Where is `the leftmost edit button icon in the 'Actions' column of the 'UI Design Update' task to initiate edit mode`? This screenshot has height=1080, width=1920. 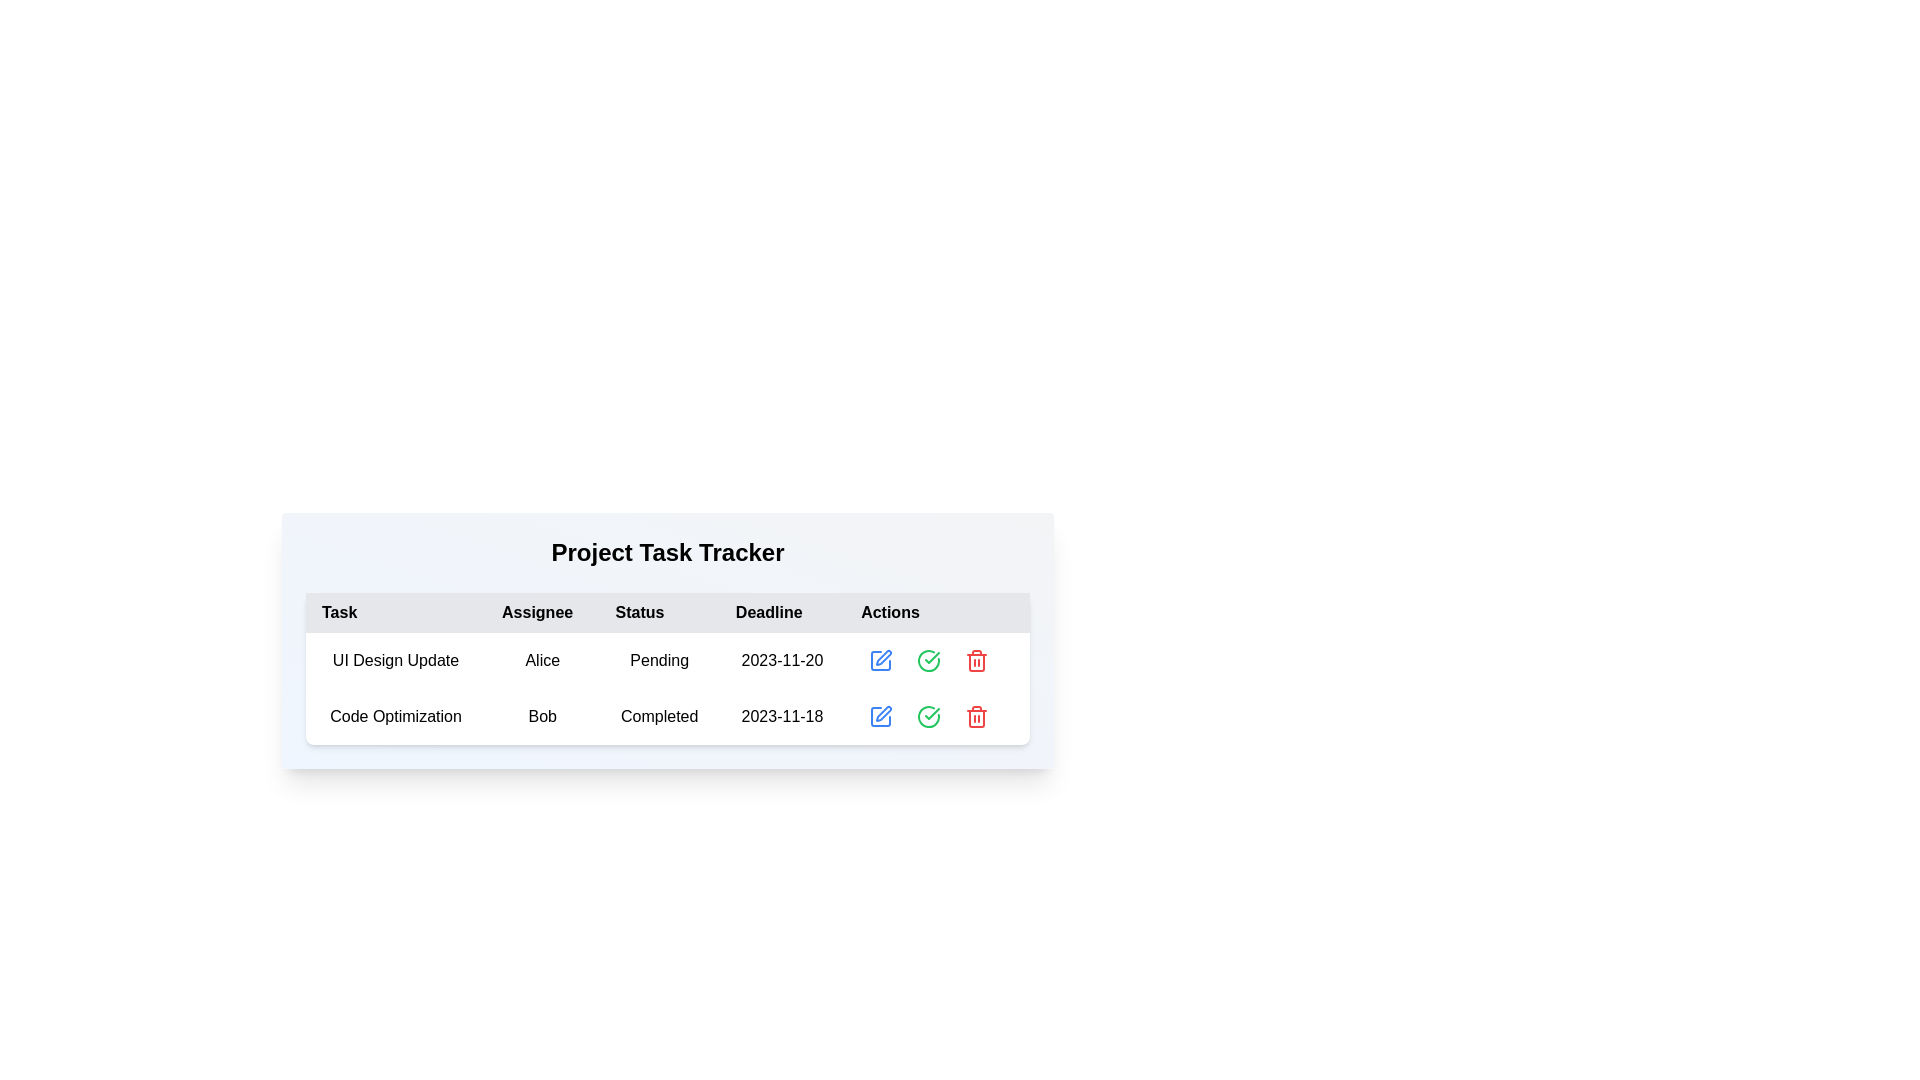
the leftmost edit button icon in the 'Actions' column of the 'UI Design Update' task to initiate edit mode is located at coordinates (882, 658).